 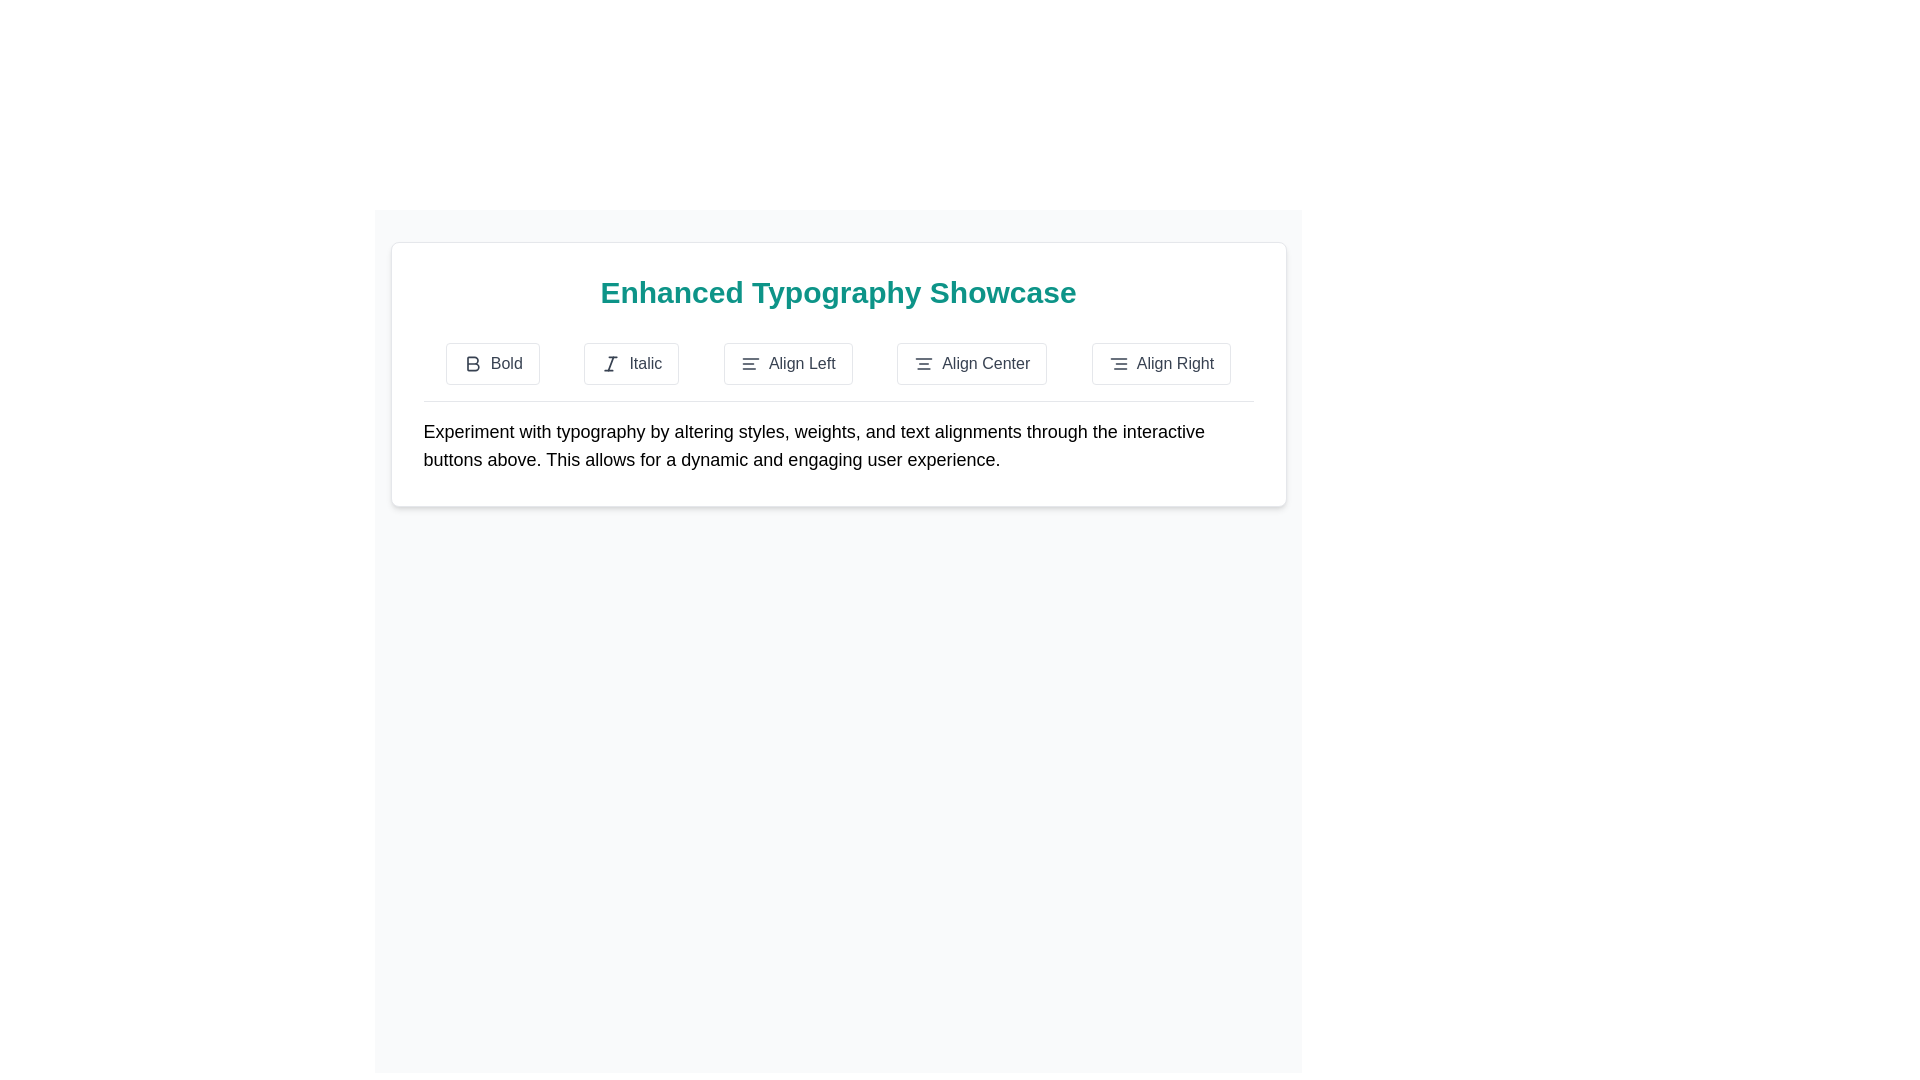 I want to click on the 'Align Center' button, which is a rounded rectangular button with a white background and gray text, located between the 'Align Left' and 'Align Right' buttons, so click(x=972, y=363).